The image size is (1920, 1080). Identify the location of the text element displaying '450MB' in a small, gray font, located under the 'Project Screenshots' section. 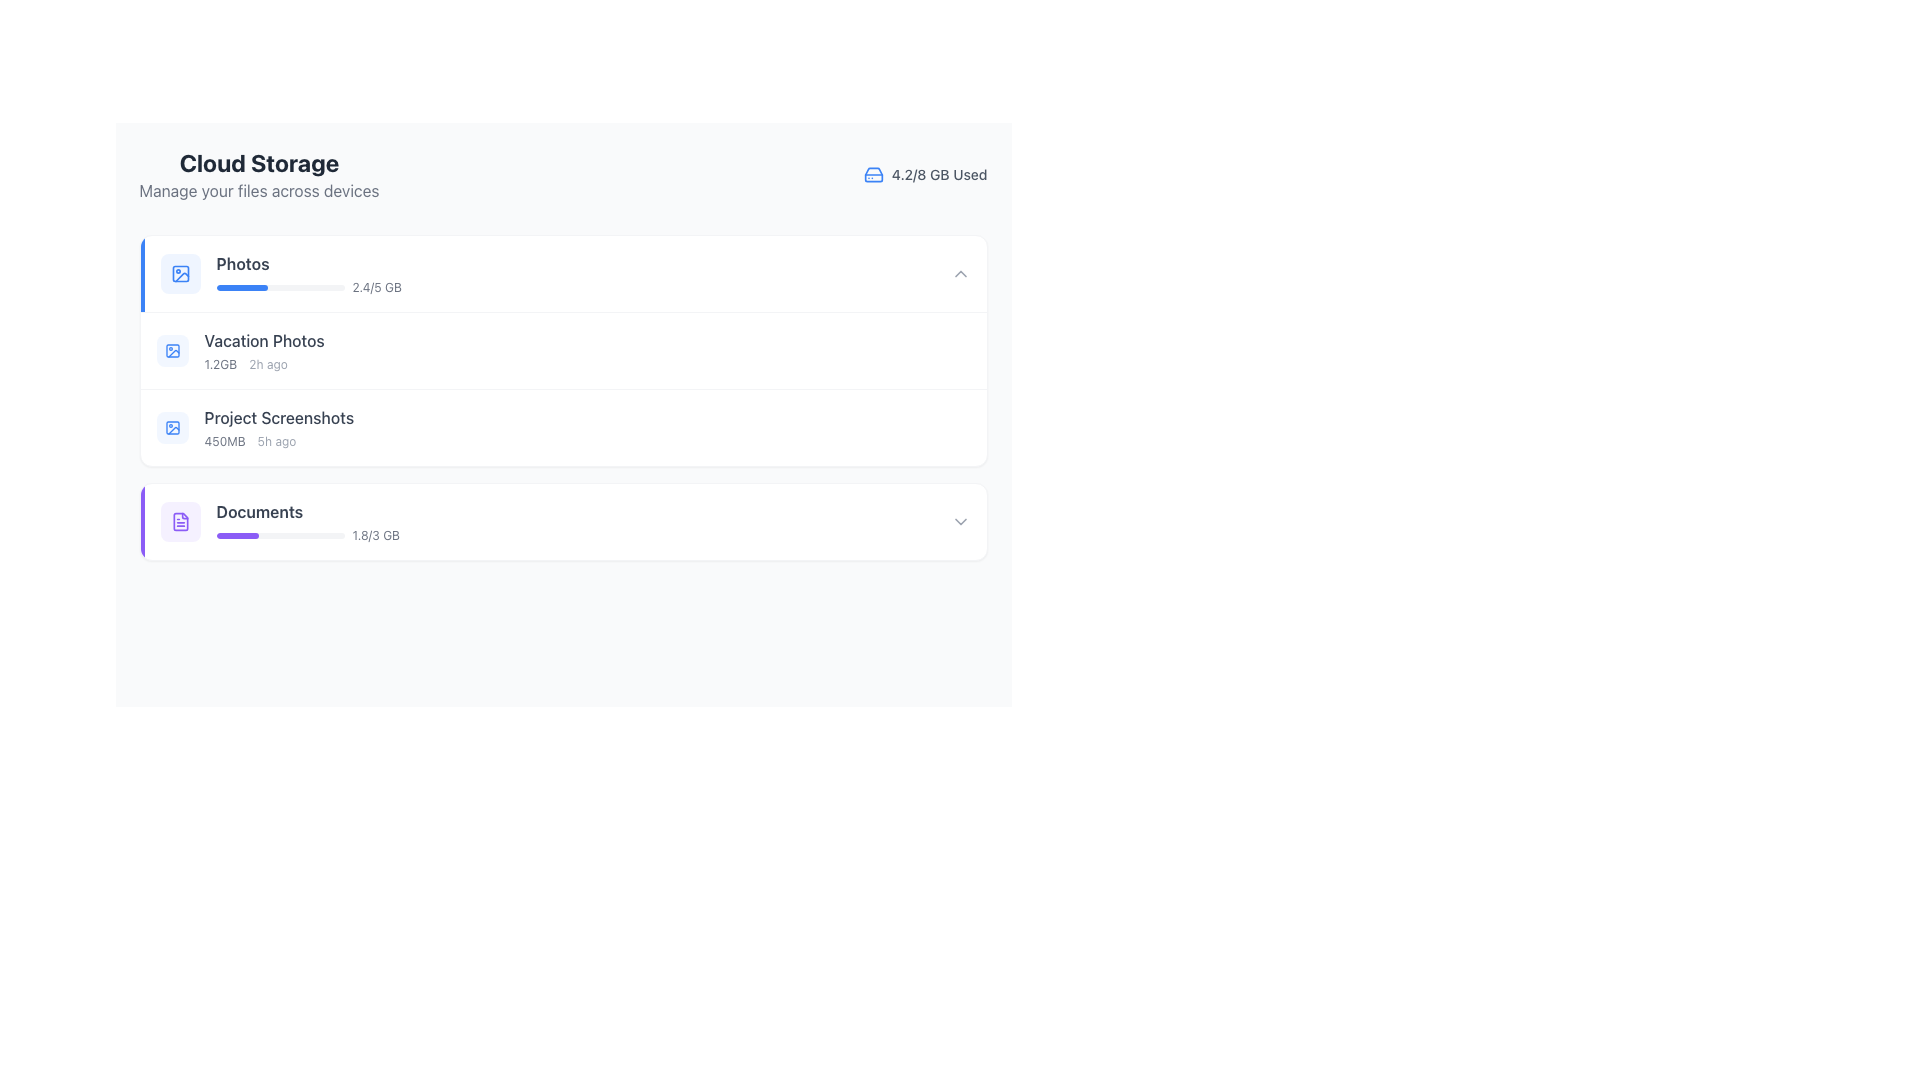
(225, 441).